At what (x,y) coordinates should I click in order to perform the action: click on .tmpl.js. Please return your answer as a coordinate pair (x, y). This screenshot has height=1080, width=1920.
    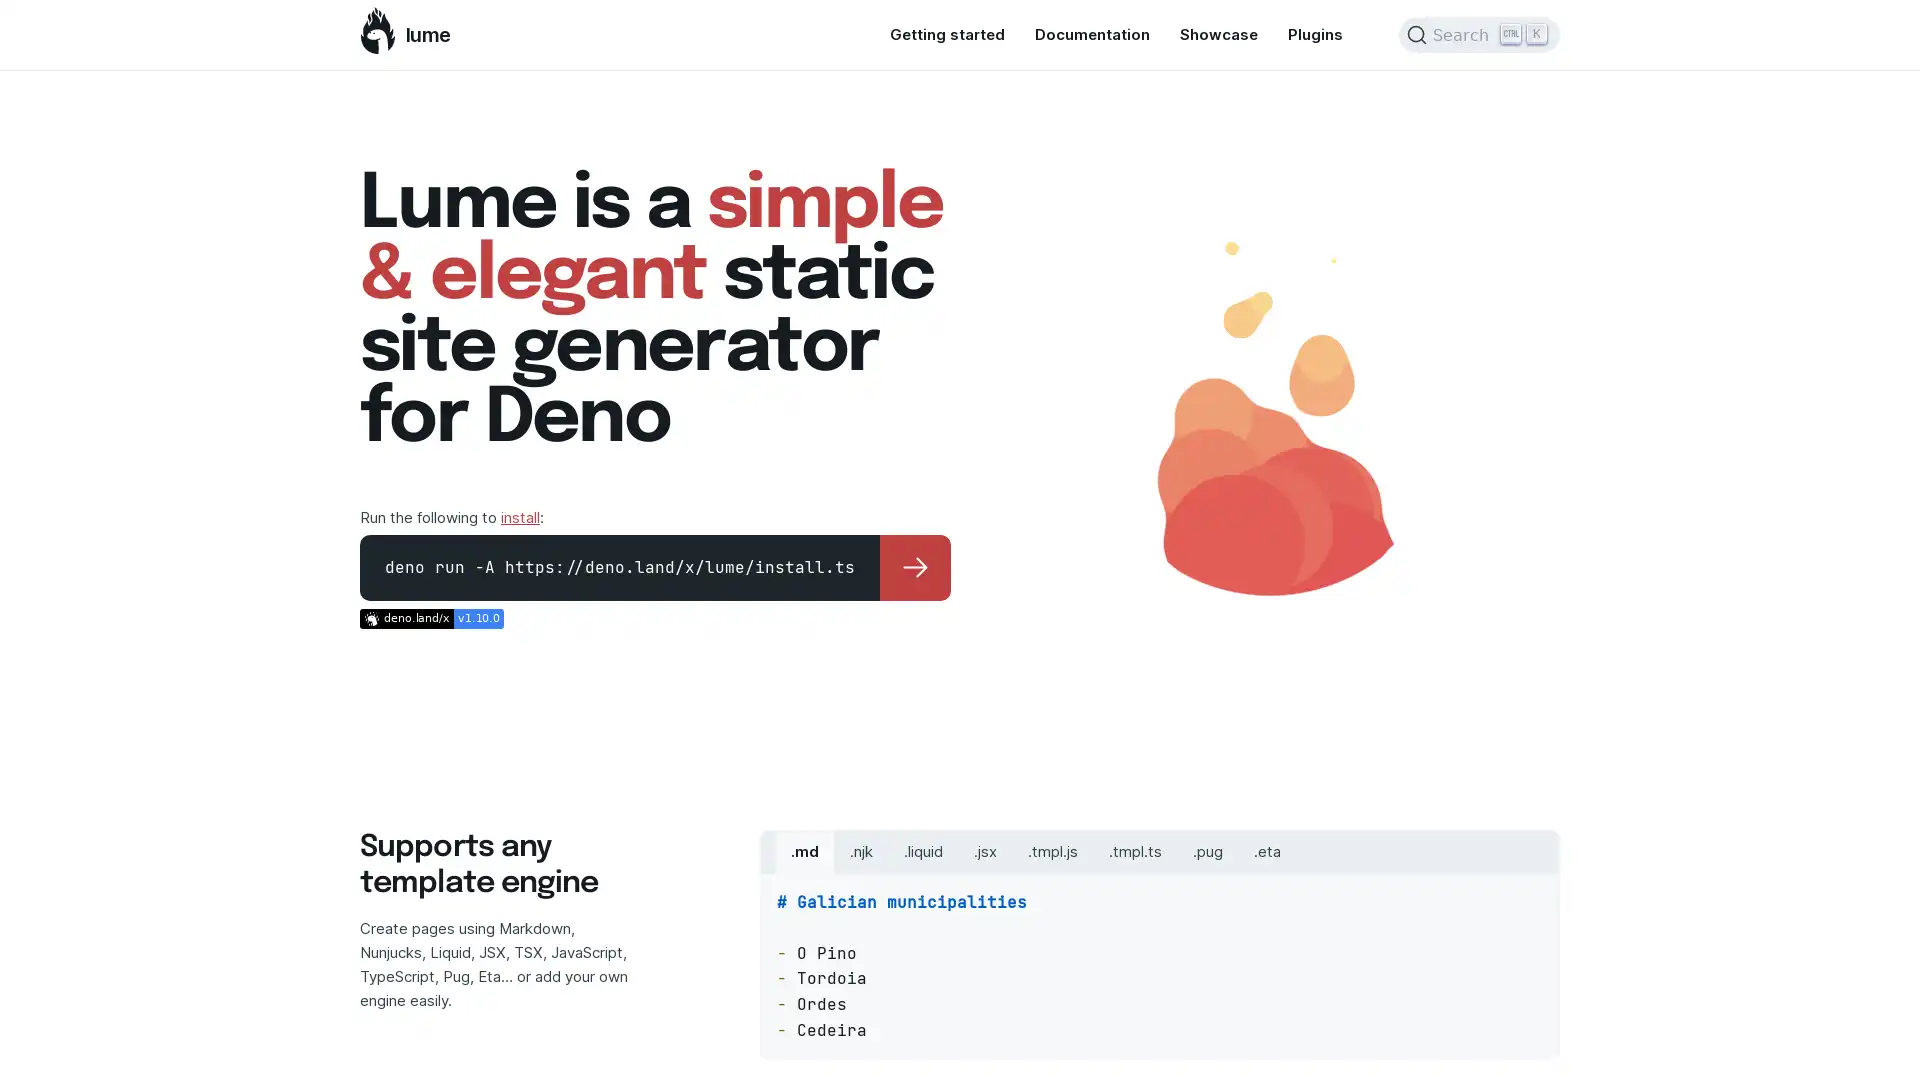
    Looking at the image, I should click on (1051, 851).